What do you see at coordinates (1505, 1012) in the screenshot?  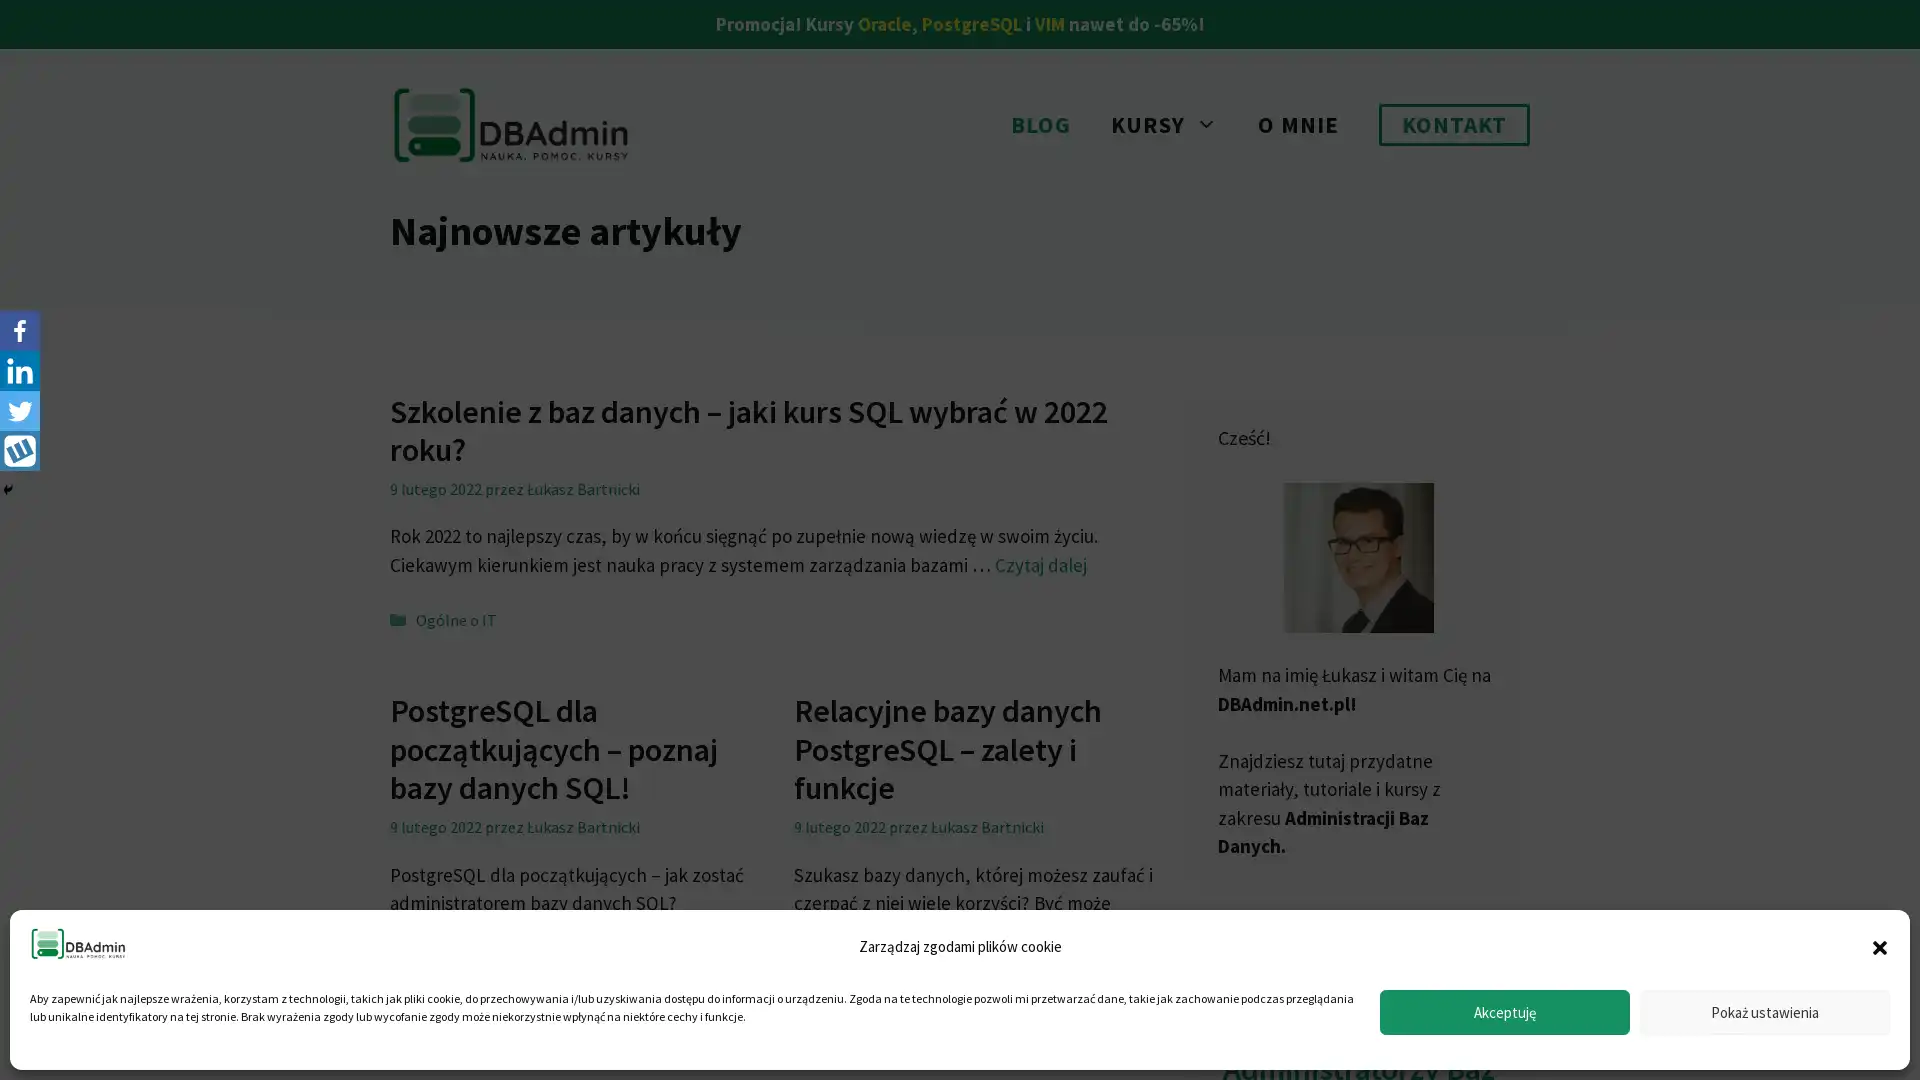 I see `Akceptuje` at bounding box center [1505, 1012].